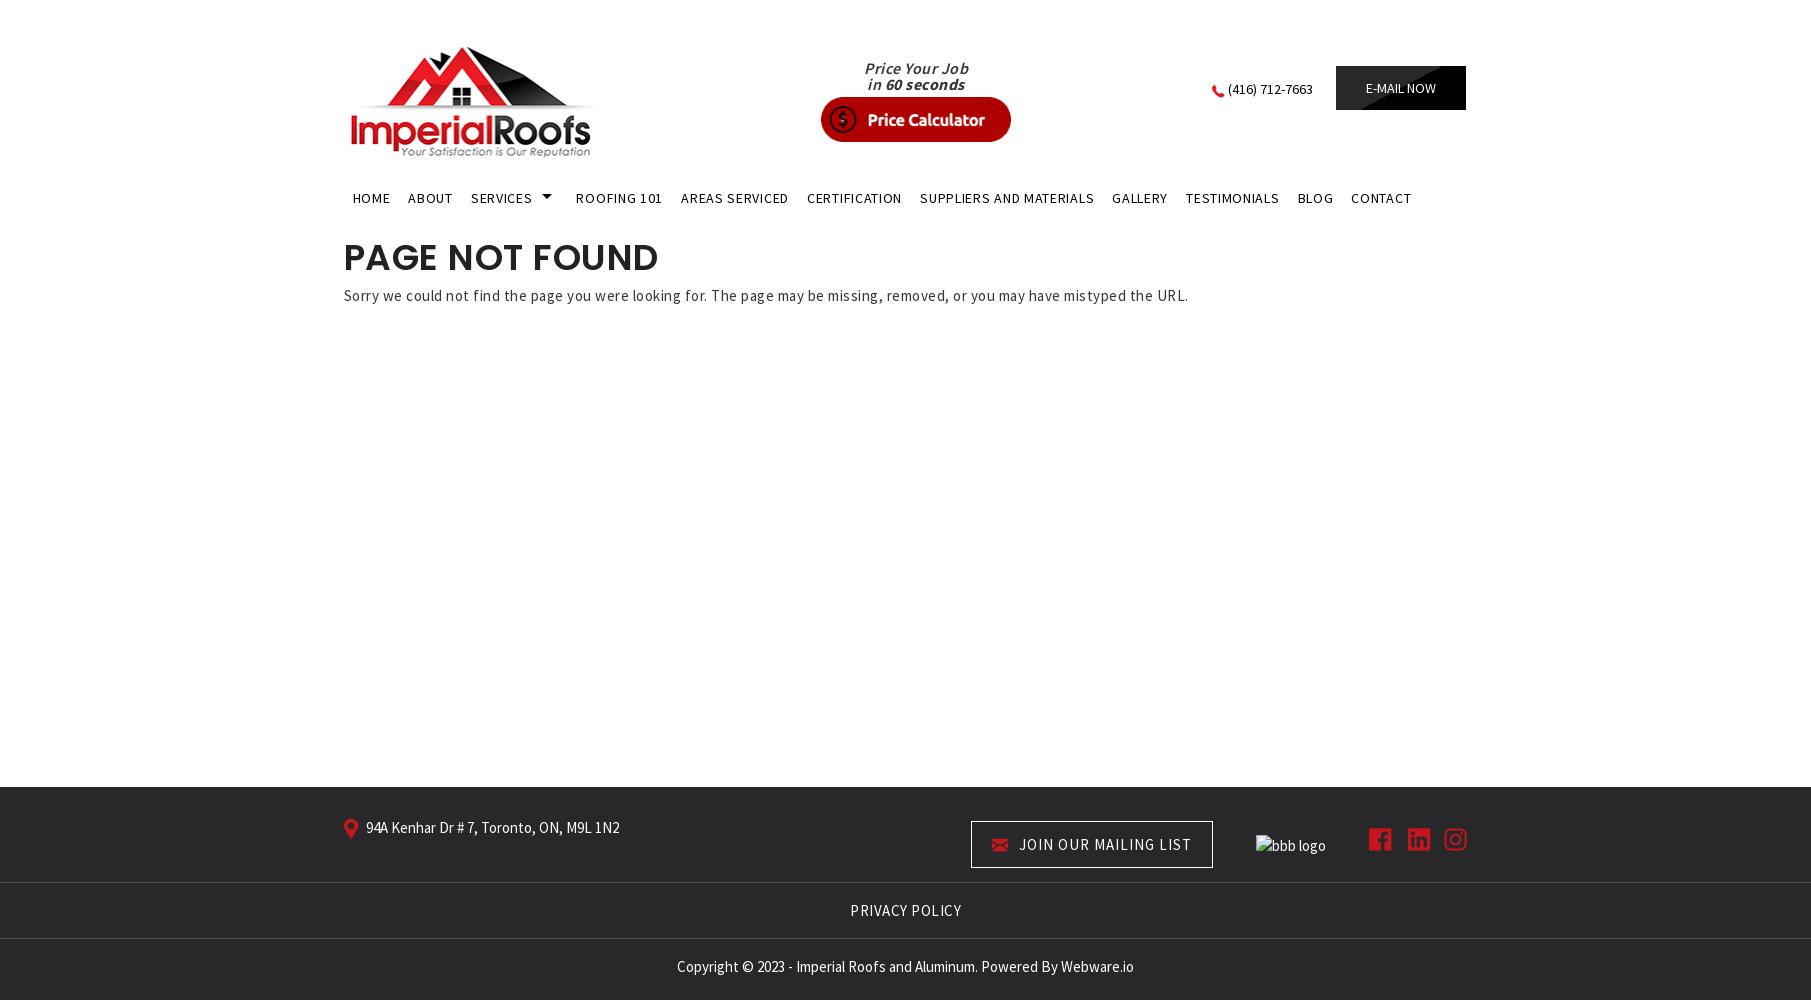  What do you see at coordinates (1103, 842) in the screenshot?
I see `'Join our mailing list'` at bounding box center [1103, 842].